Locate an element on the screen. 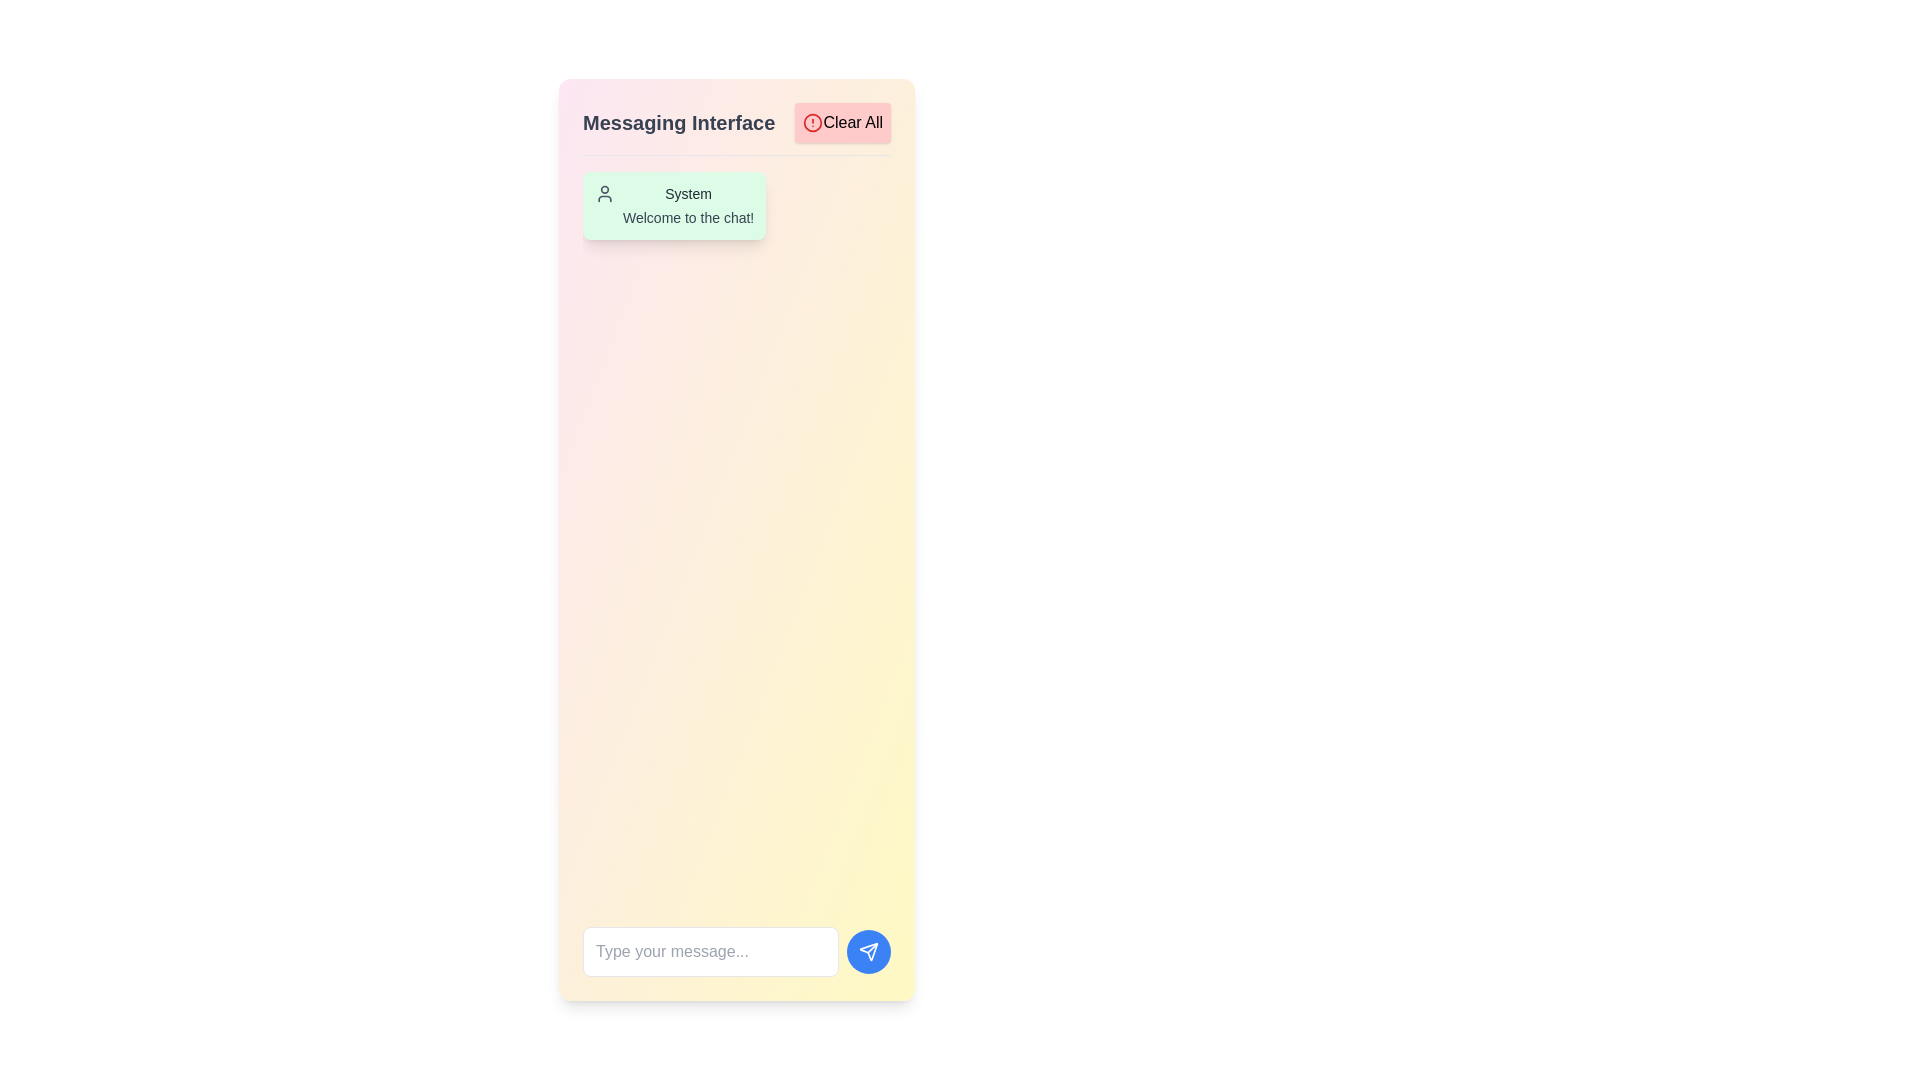  the Notification card that has a light green background, featuring a user icon, the text 'System' in bold dark gray font, and 'Welcome to the chat!' in lighter gray font below it is located at coordinates (674, 205).